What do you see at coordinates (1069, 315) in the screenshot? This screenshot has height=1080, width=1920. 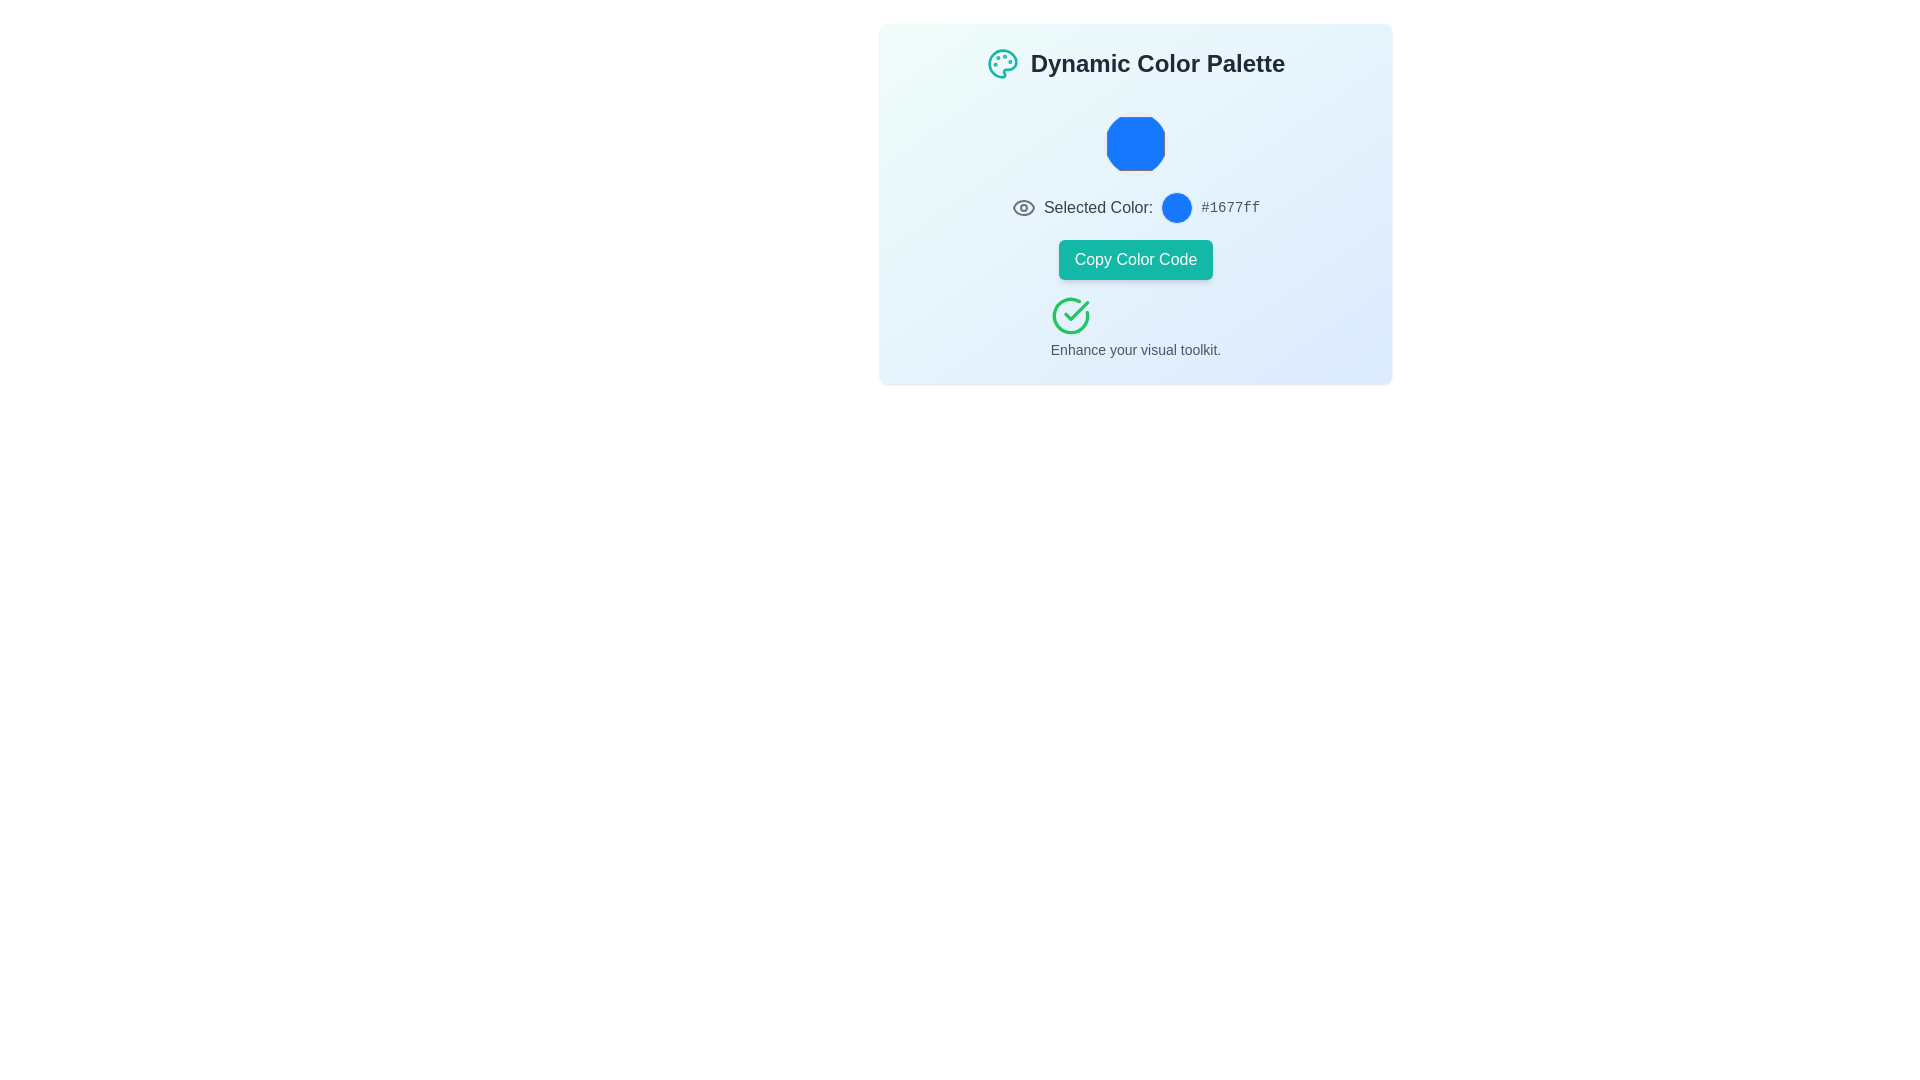 I see `the circular green checkmark icon located at the bottom left of the 'Dynamic Color Palette' card, which is styled with a green hue and is adjacent to the text 'Enhance your visual toolkit.'` at bounding box center [1069, 315].